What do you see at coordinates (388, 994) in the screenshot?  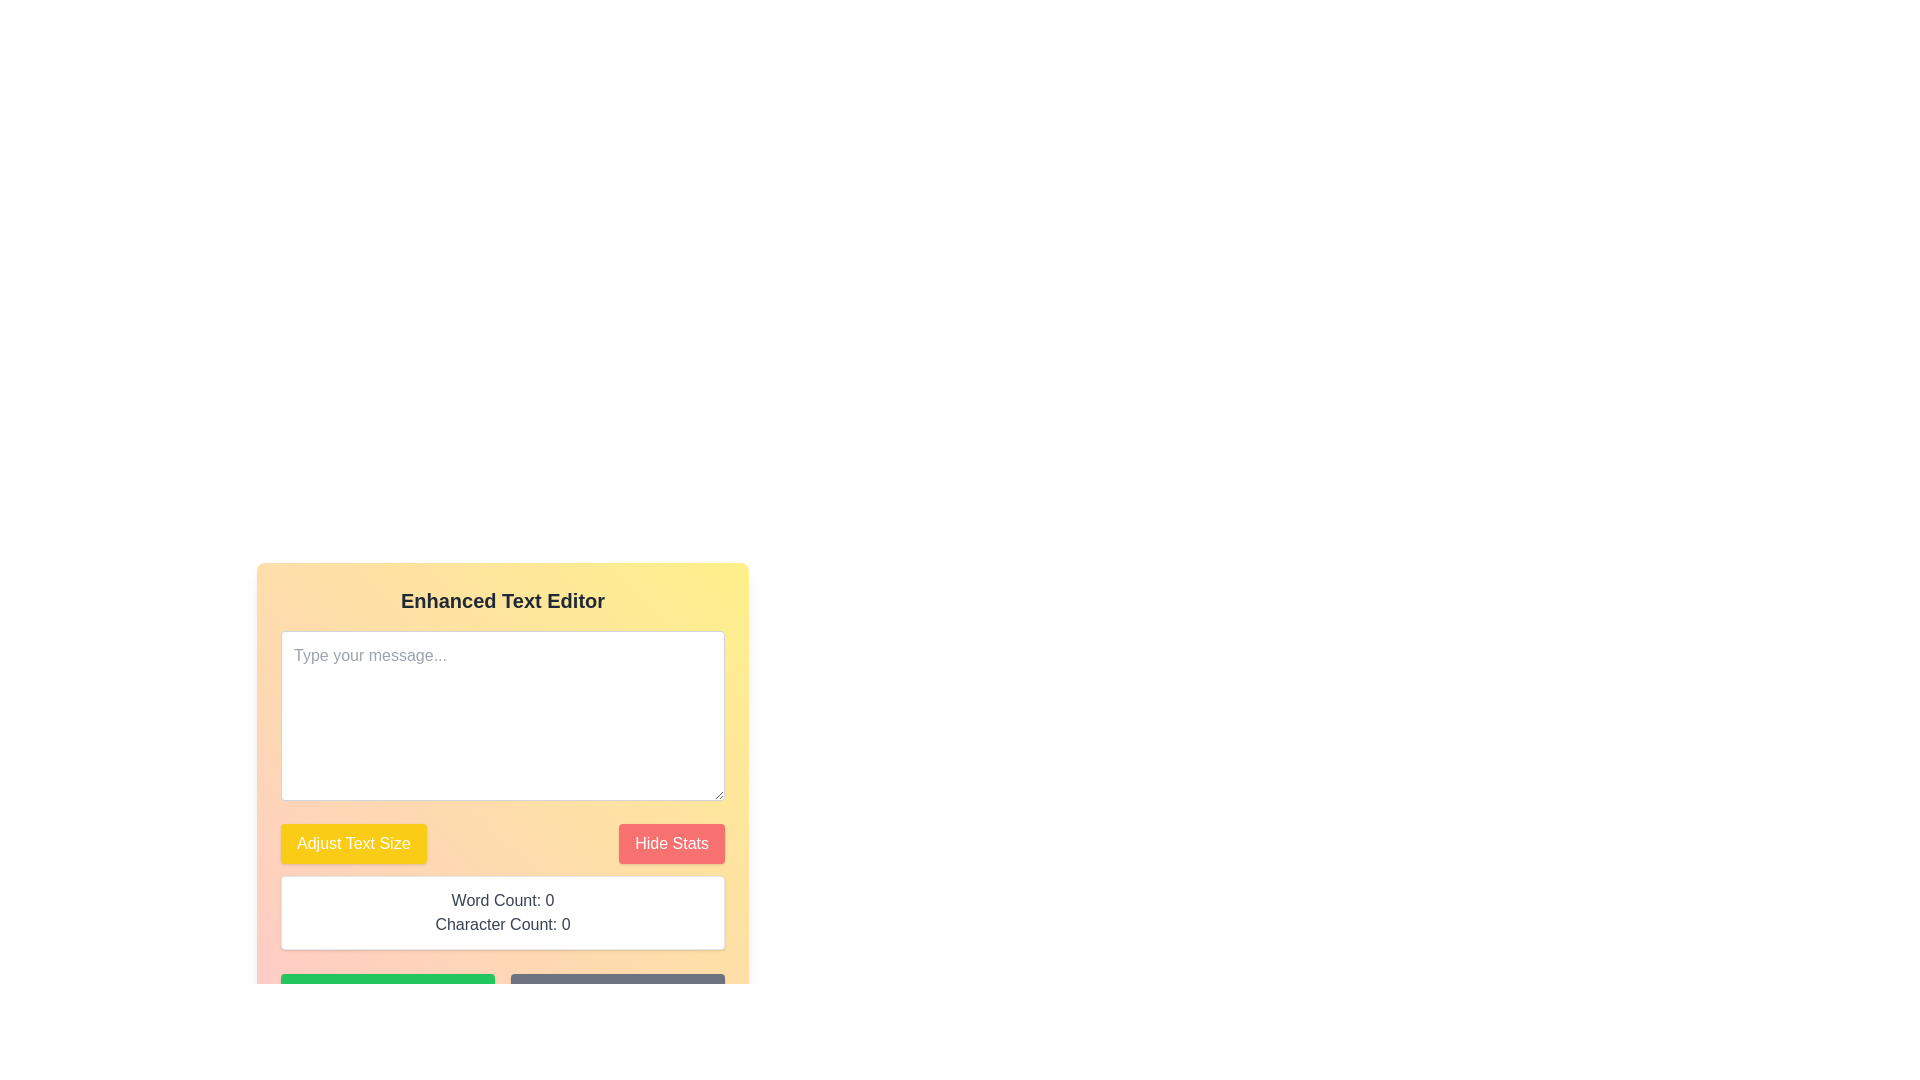 I see `the 'Save' button located at the bottom left of the editor panel` at bounding box center [388, 994].